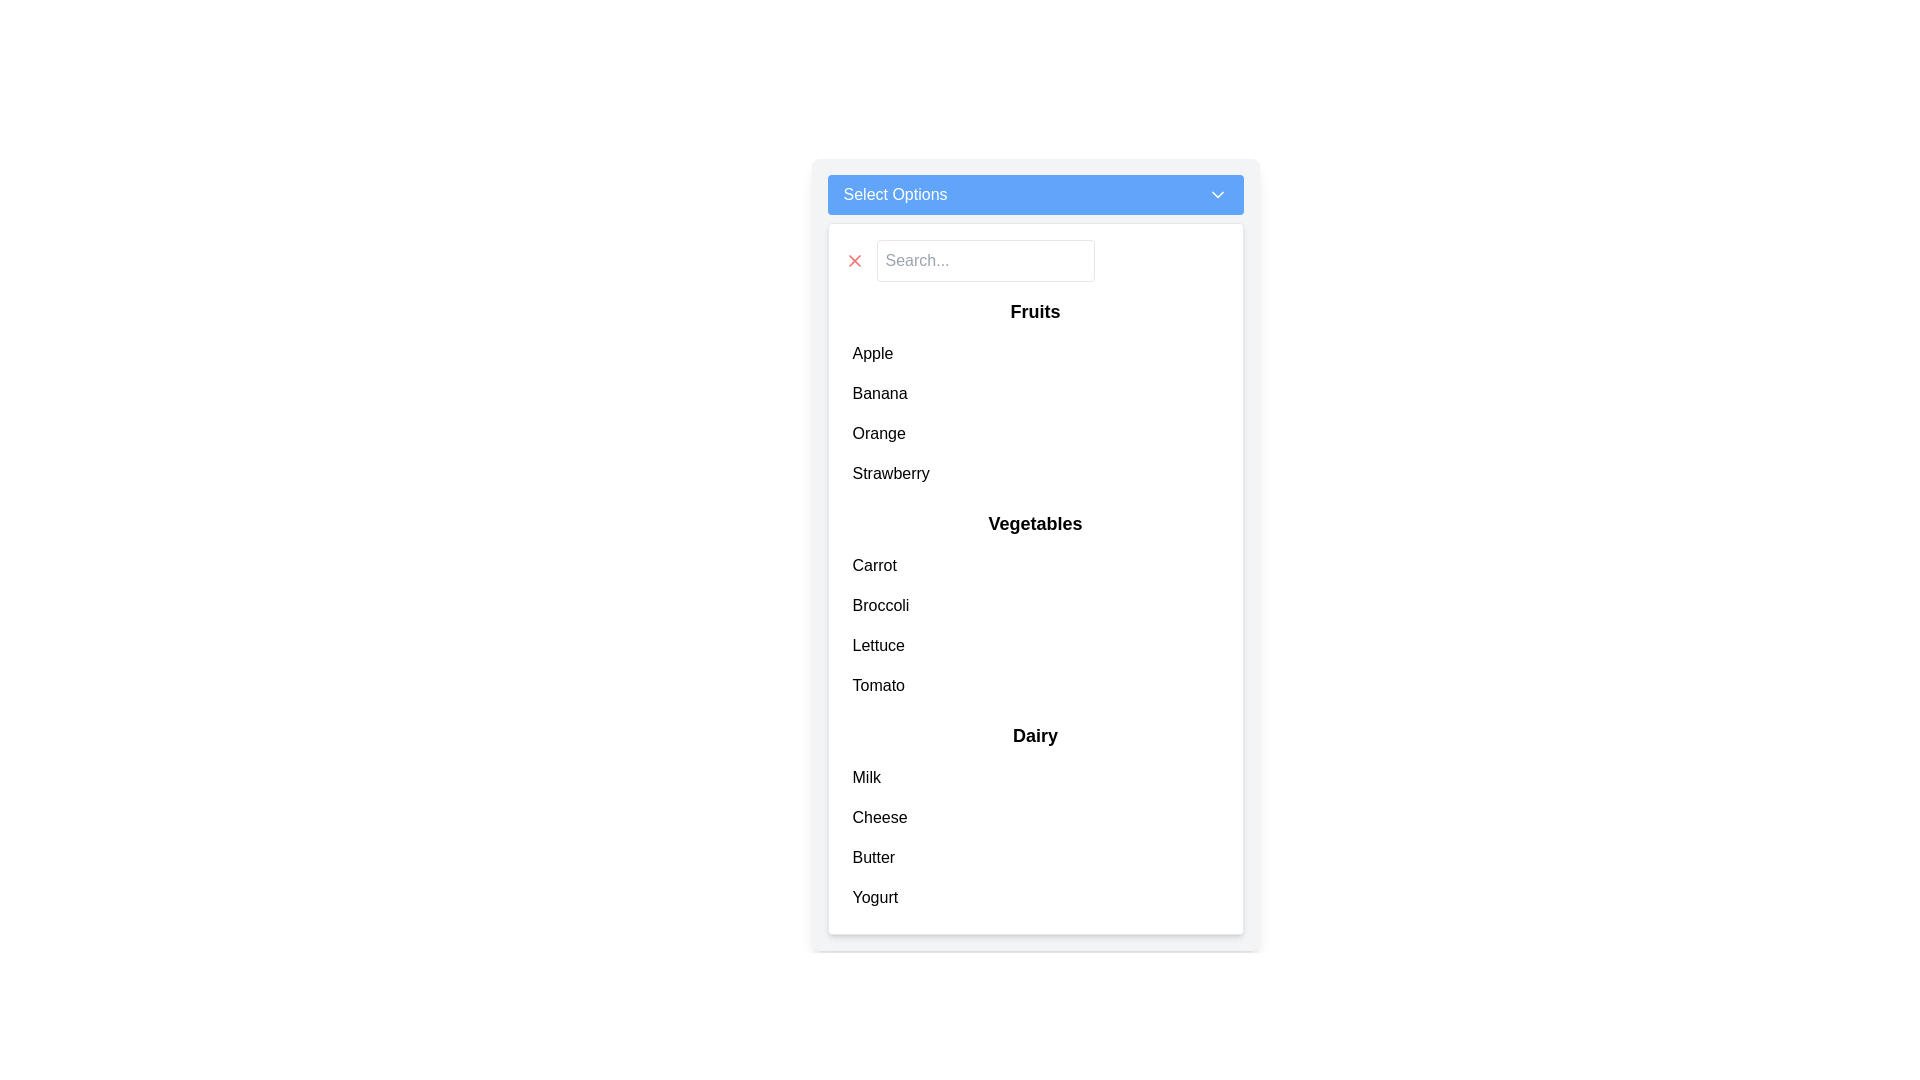 The width and height of the screenshot is (1920, 1080). What do you see at coordinates (1035, 433) in the screenshot?
I see `the third selectable option in the 'Fruits' category, which represents 'Orange'` at bounding box center [1035, 433].